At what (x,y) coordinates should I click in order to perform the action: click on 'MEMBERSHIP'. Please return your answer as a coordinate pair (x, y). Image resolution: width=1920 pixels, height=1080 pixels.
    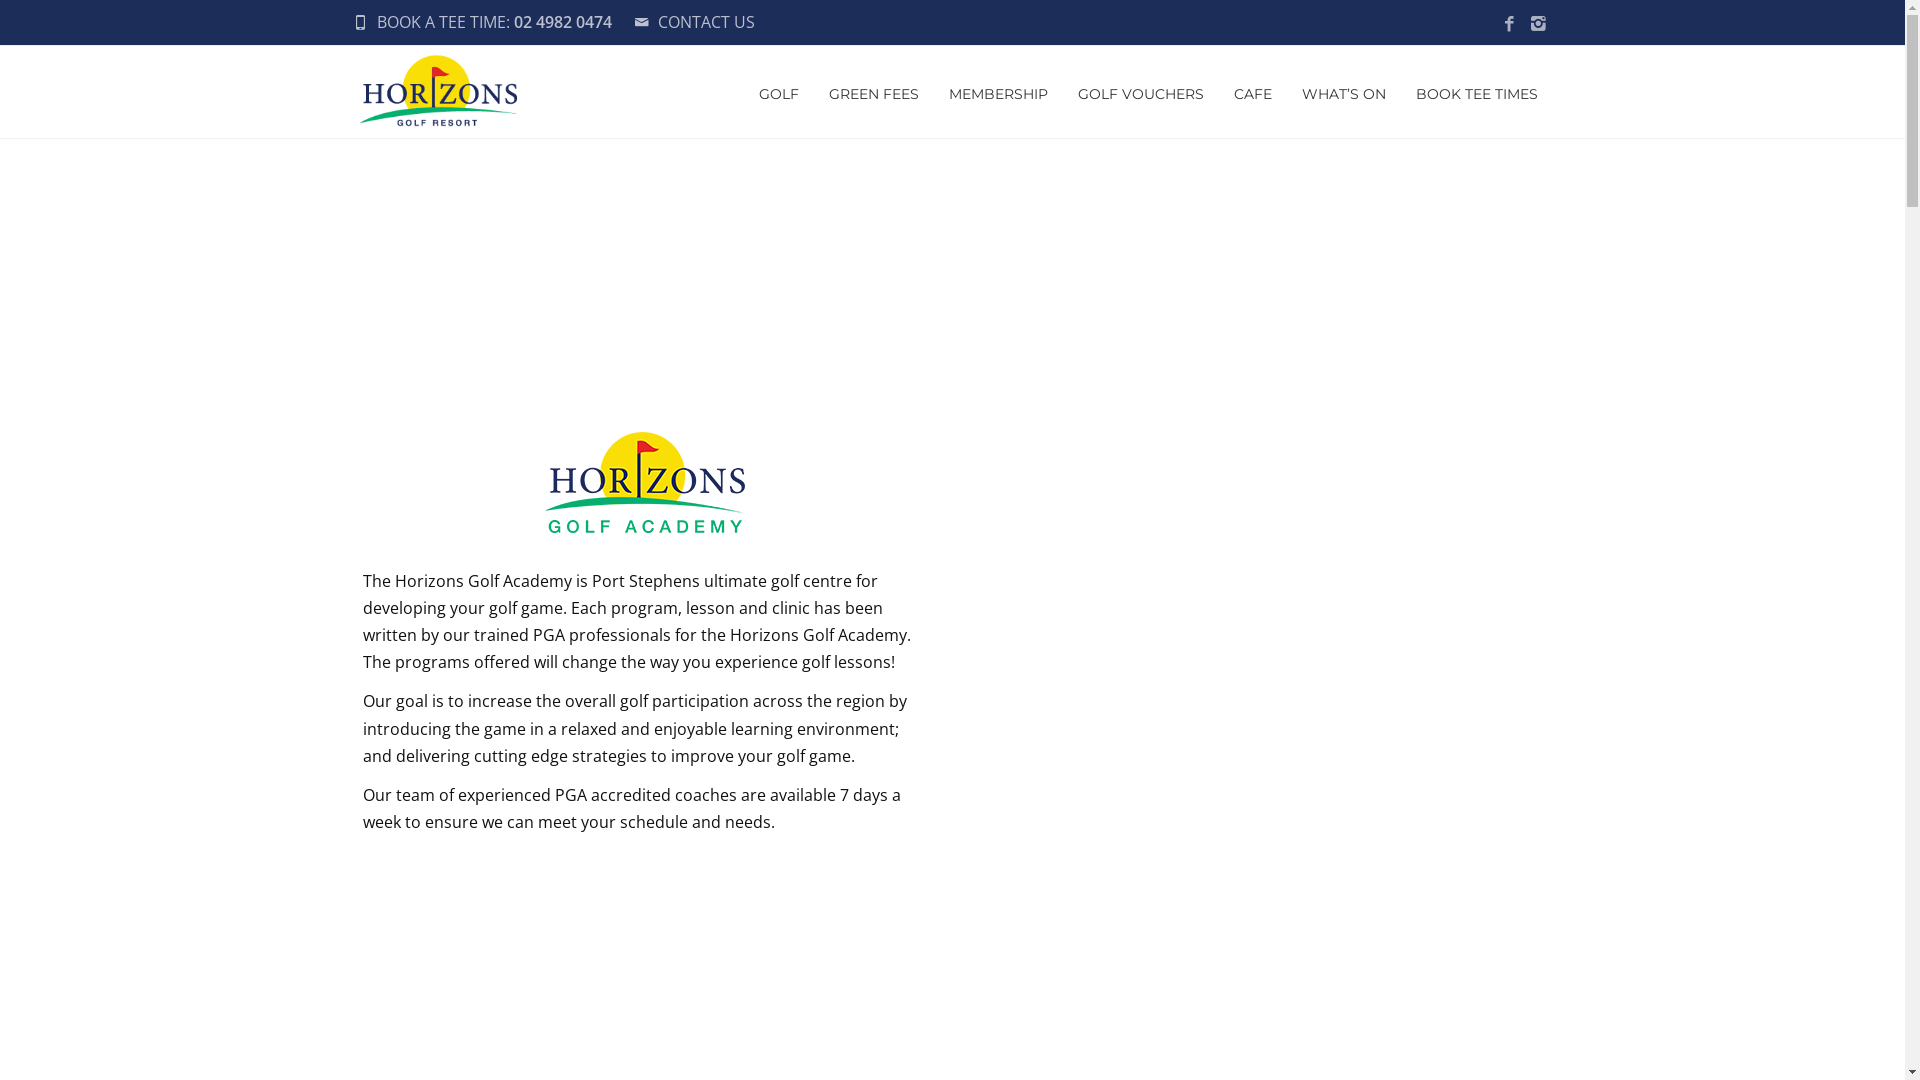
    Looking at the image, I should click on (998, 92).